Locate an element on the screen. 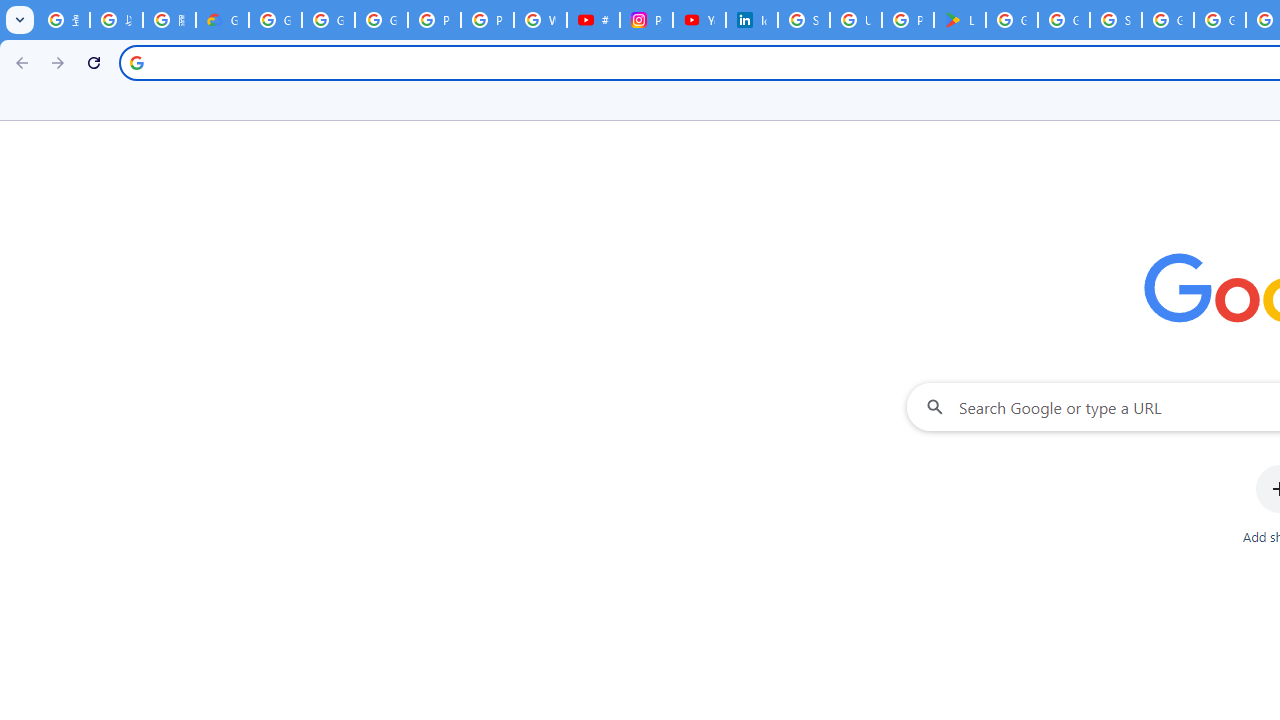 The height and width of the screenshot is (720, 1280). 'Identity verification via Persona | LinkedIn Help' is located at coordinates (751, 20).